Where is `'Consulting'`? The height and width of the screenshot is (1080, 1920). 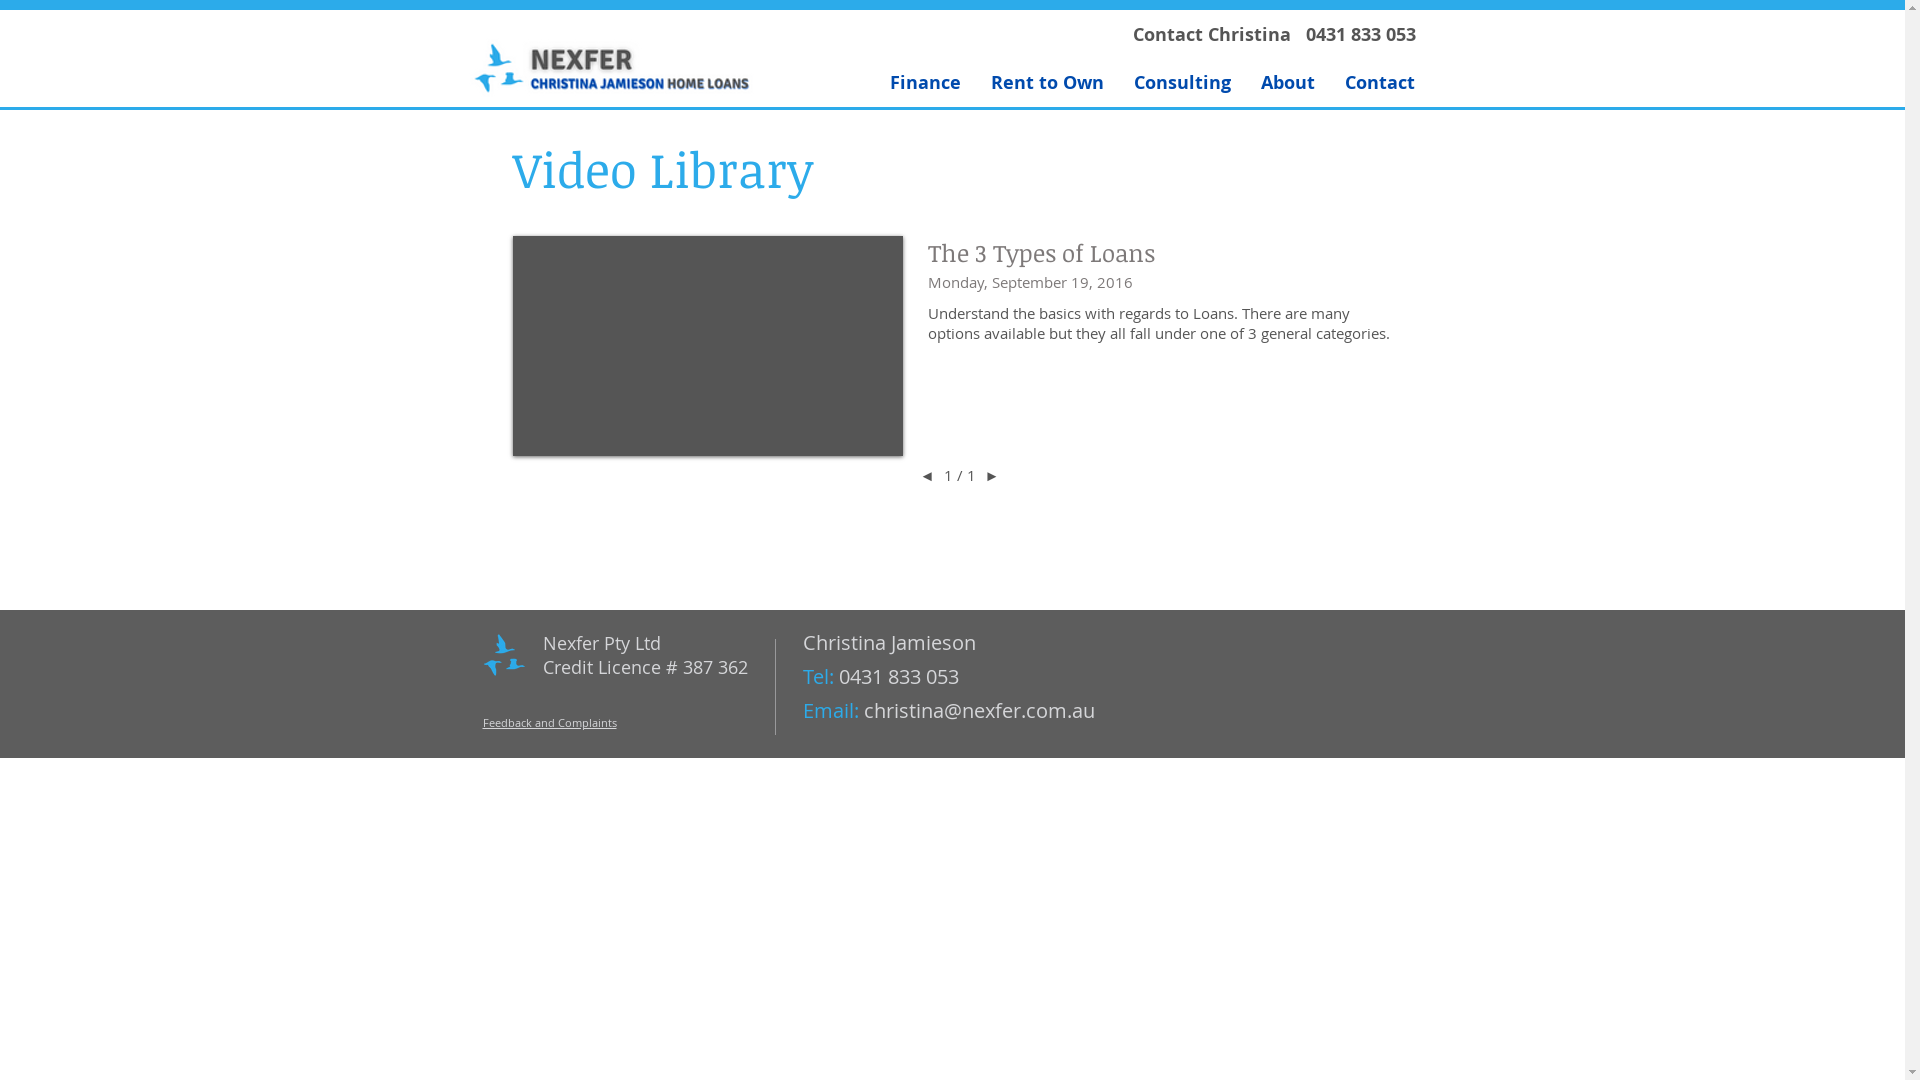 'Consulting' is located at coordinates (1181, 81).